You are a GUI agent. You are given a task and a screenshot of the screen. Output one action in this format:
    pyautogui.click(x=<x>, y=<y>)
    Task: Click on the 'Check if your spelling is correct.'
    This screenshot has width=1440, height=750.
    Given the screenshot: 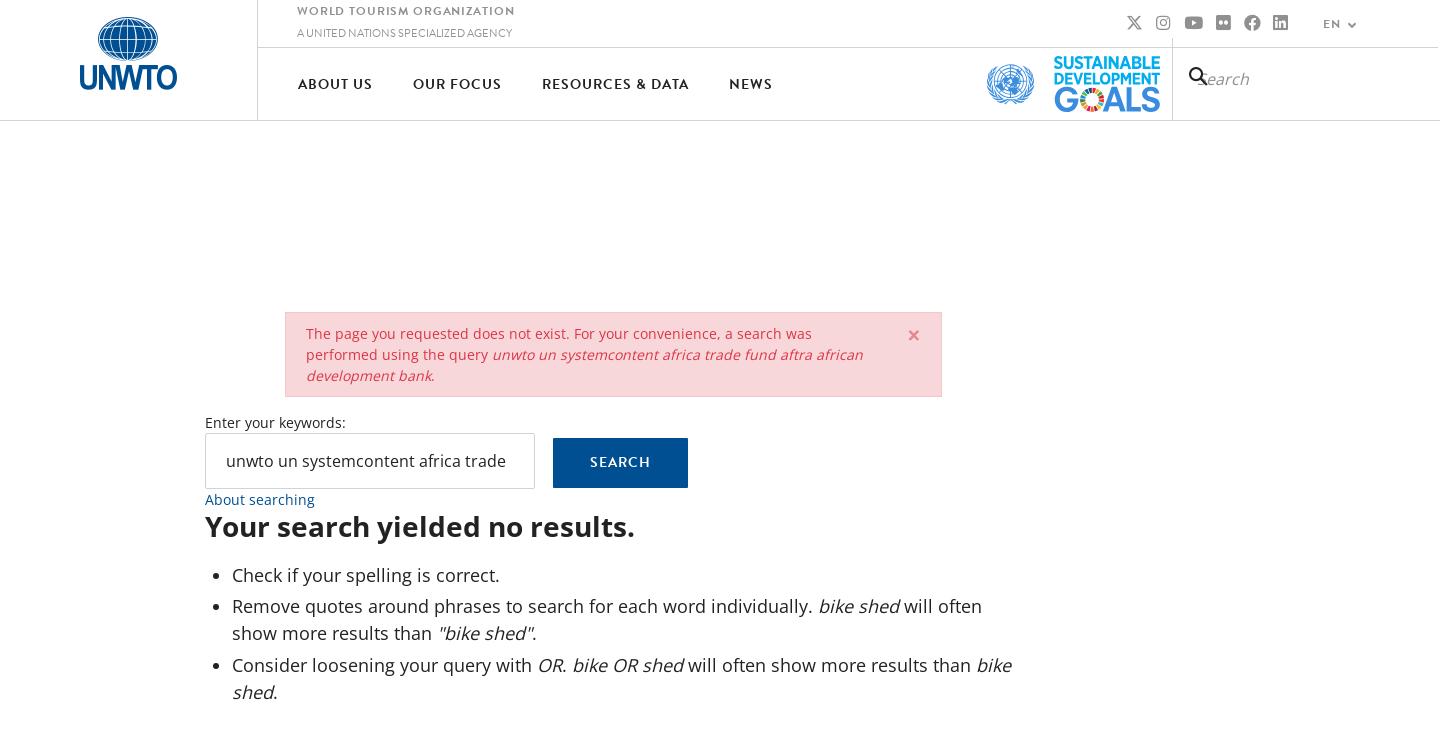 What is the action you would take?
    pyautogui.click(x=230, y=572)
    